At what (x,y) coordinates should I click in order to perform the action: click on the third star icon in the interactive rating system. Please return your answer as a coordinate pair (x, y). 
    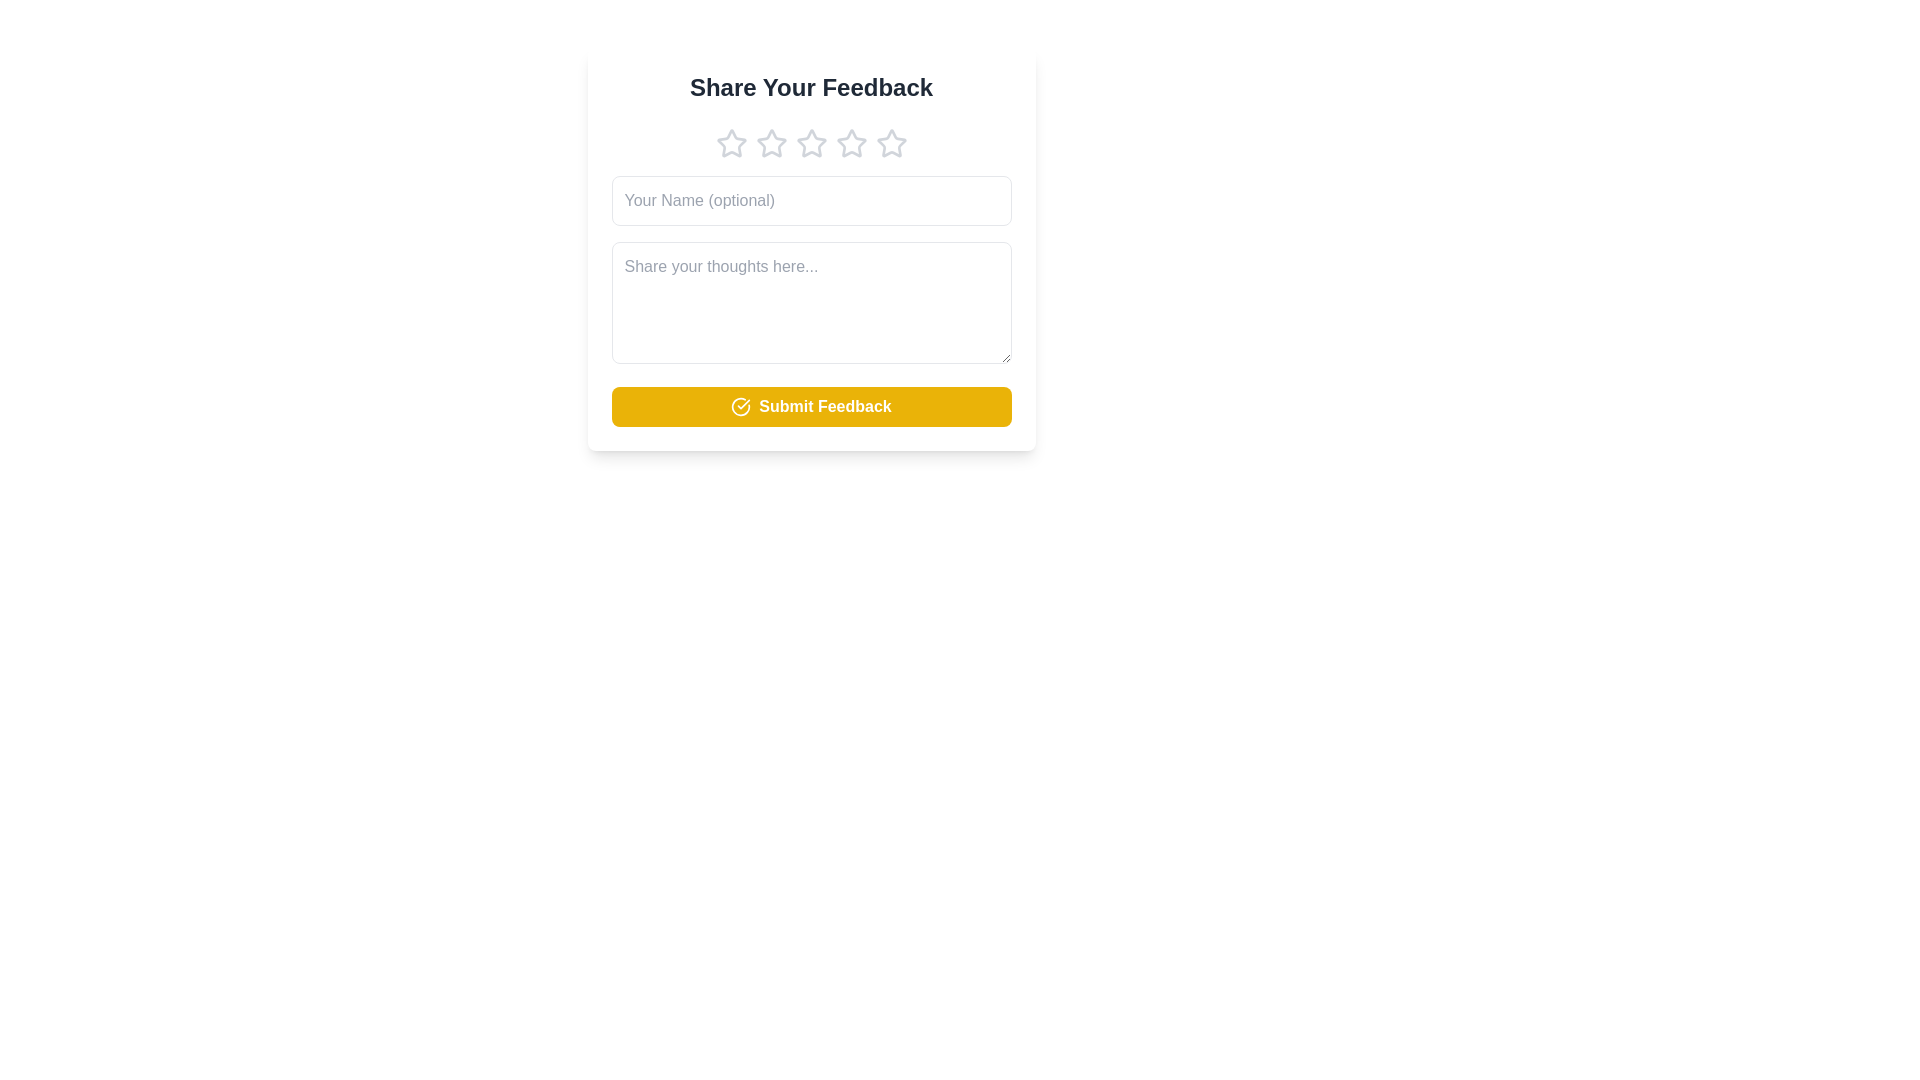
    Looking at the image, I should click on (811, 142).